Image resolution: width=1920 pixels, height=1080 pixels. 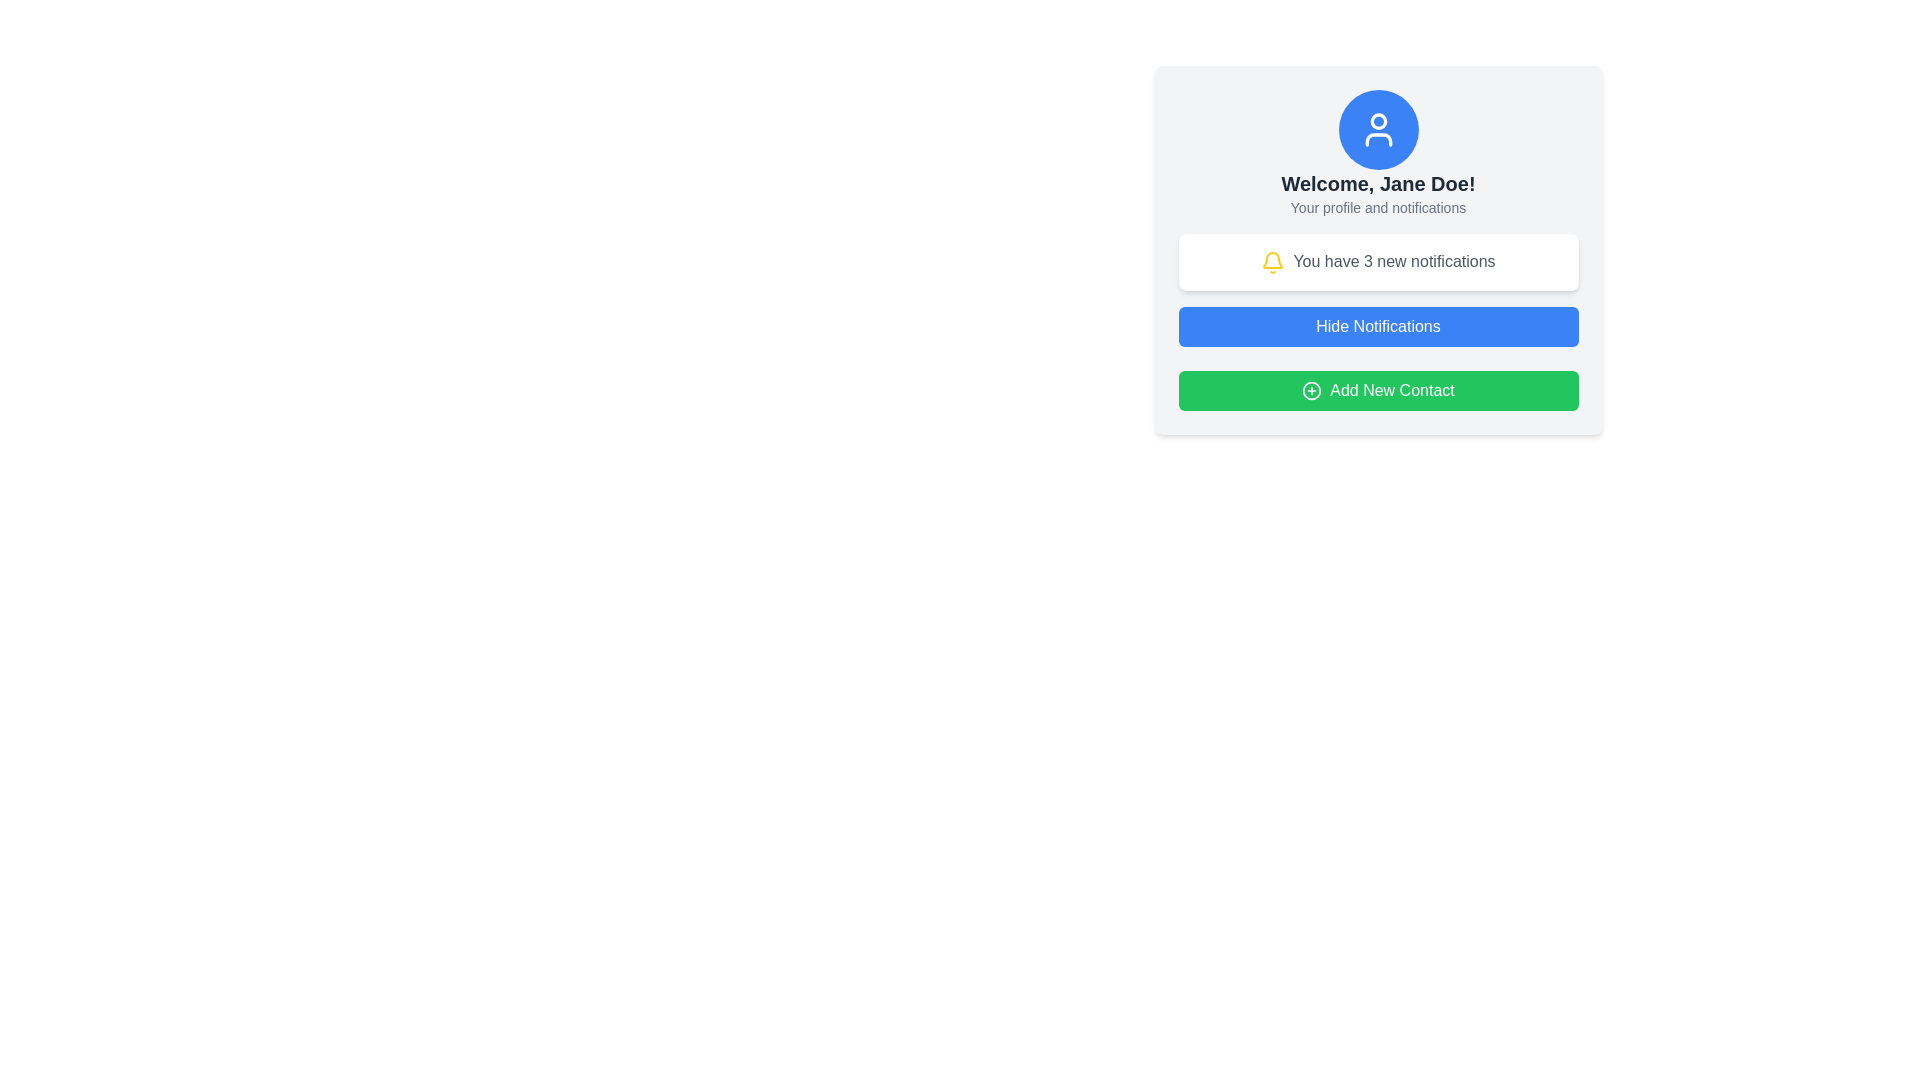 What do you see at coordinates (1377, 249) in the screenshot?
I see `the user profile overview or dashboard header element that displays user-specific information and notifications` at bounding box center [1377, 249].